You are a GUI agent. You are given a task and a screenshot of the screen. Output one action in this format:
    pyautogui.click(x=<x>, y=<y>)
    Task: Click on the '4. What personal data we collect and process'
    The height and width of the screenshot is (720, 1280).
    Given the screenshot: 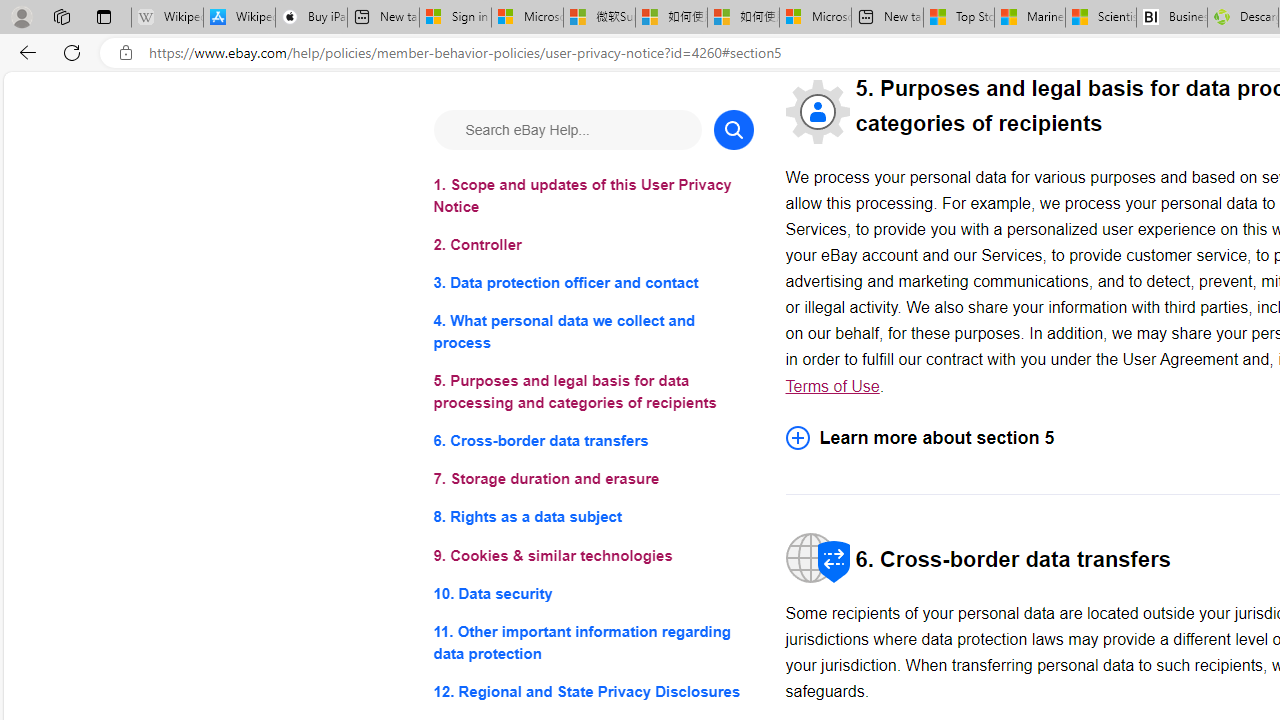 What is the action you would take?
    pyautogui.click(x=592, y=331)
    